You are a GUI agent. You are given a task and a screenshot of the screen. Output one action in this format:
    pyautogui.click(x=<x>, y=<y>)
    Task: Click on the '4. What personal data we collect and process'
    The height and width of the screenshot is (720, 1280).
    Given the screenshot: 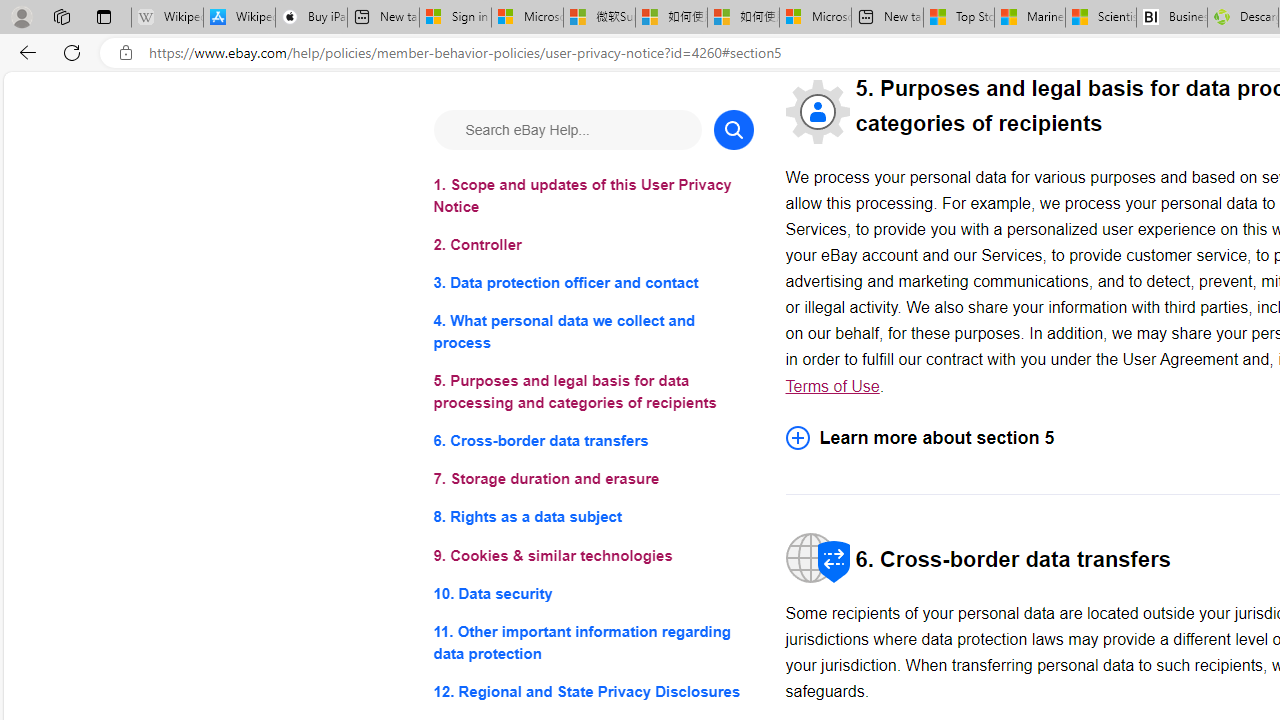 What is the action you would take?
    pyautogui.click(x=592, y=331)
    